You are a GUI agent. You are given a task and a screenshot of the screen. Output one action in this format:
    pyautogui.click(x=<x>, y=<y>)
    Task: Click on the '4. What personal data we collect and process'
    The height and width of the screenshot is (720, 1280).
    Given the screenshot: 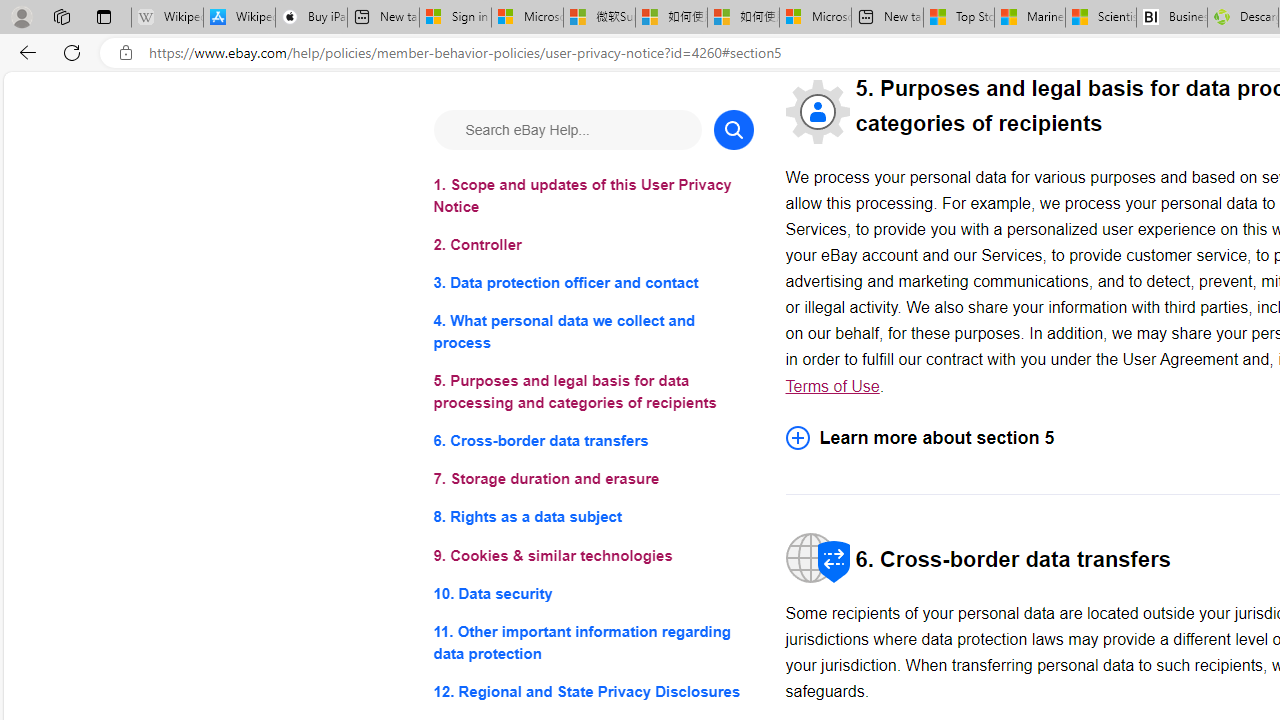 What is the action you would take?
    pyautogui.click(x=592, y=331)
    